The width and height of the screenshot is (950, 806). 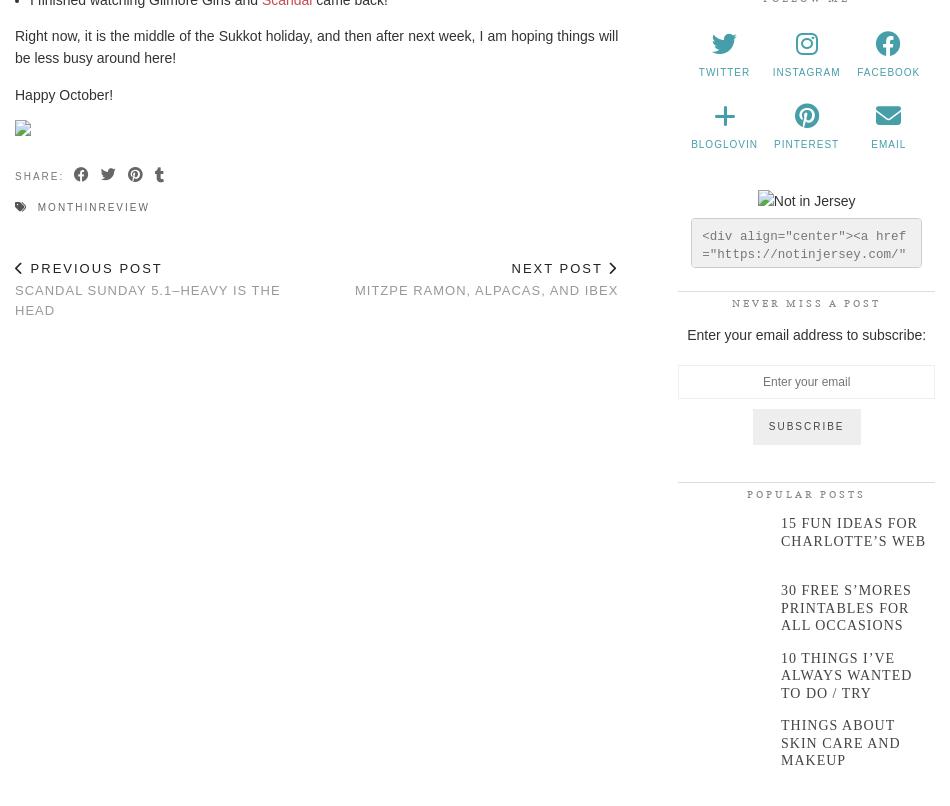 What do you see at coordinates (844, 675) in the screenshot?
I see `'10 Things I’ve Always Wanted to Do / Try'` at bounding box center [844, 675].